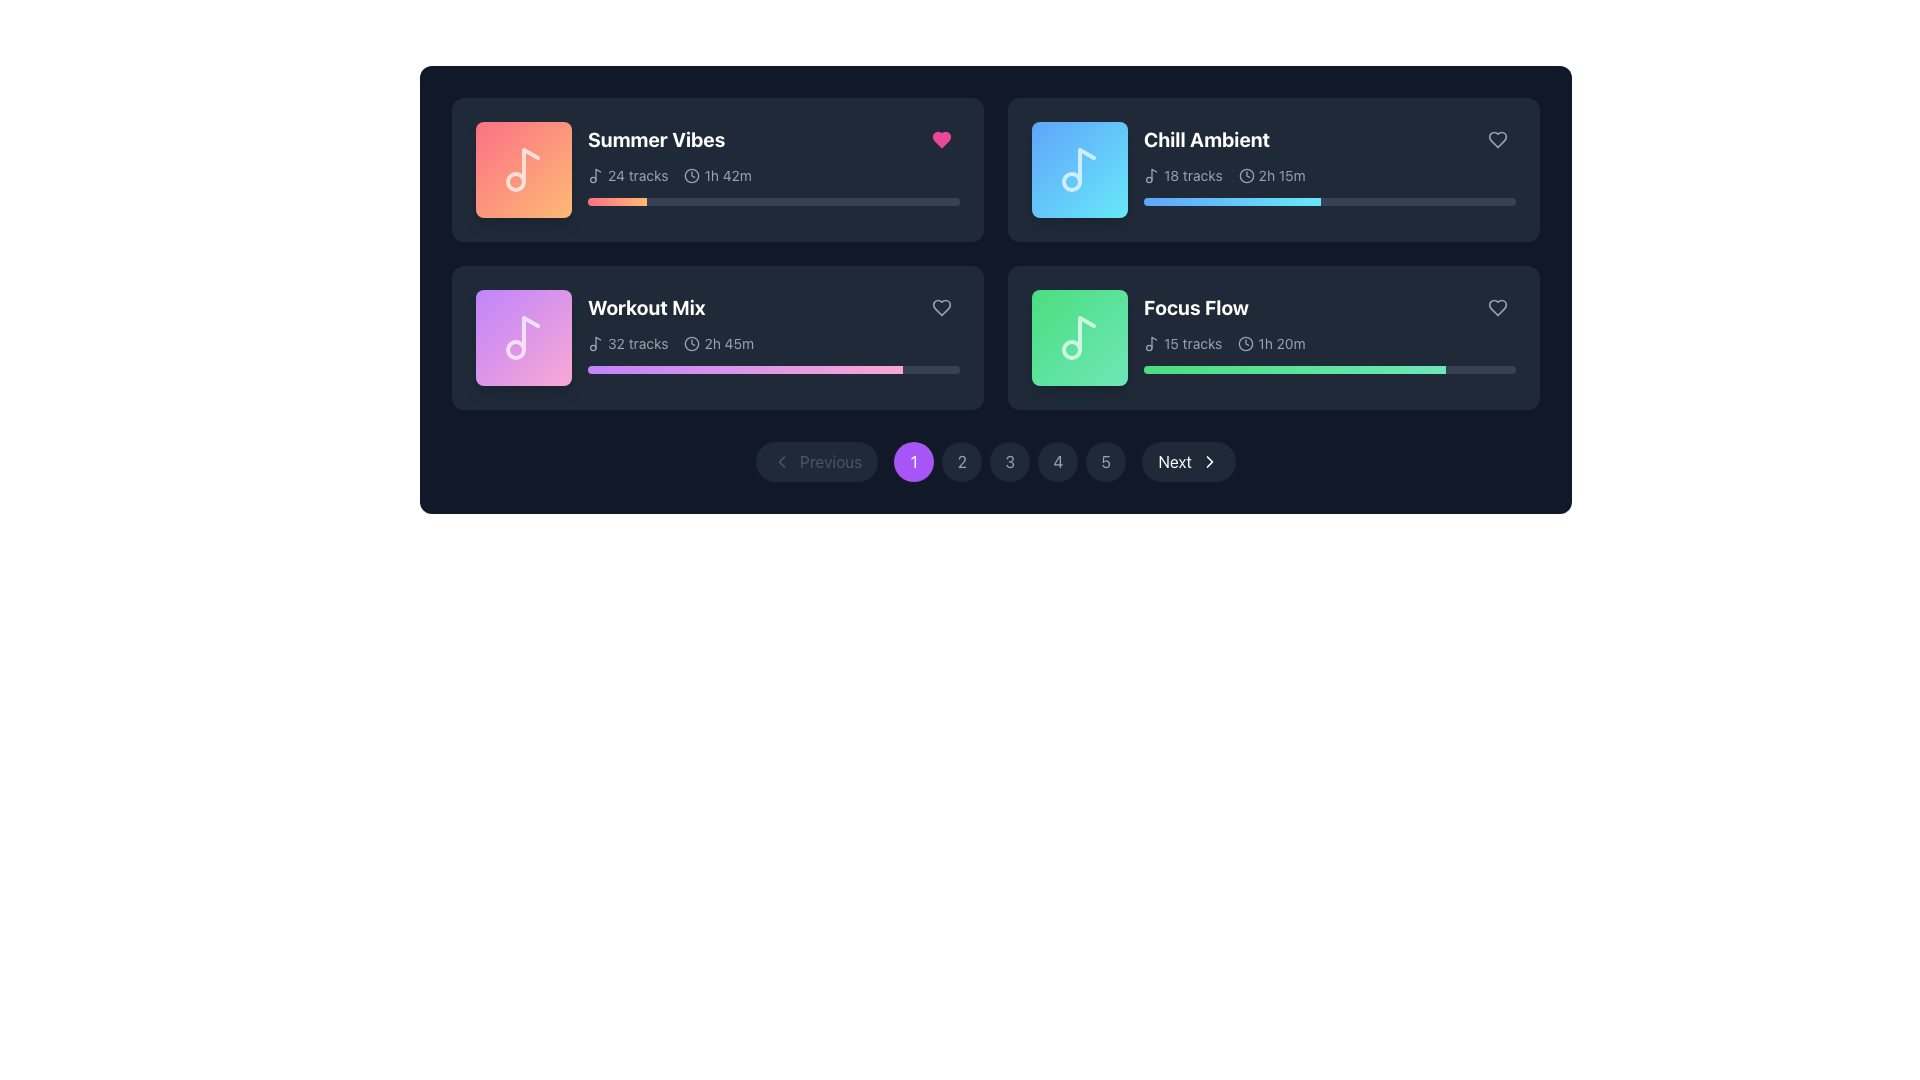 This screenshot has width=1920, height=1080. Describe the element at coordinates (692, 175) in the screenshot. I see `the duration icon for the 'Summer Vibes' playlist, which is located to the left of the text '1h 42m' in the time display section of the panel` at that location.